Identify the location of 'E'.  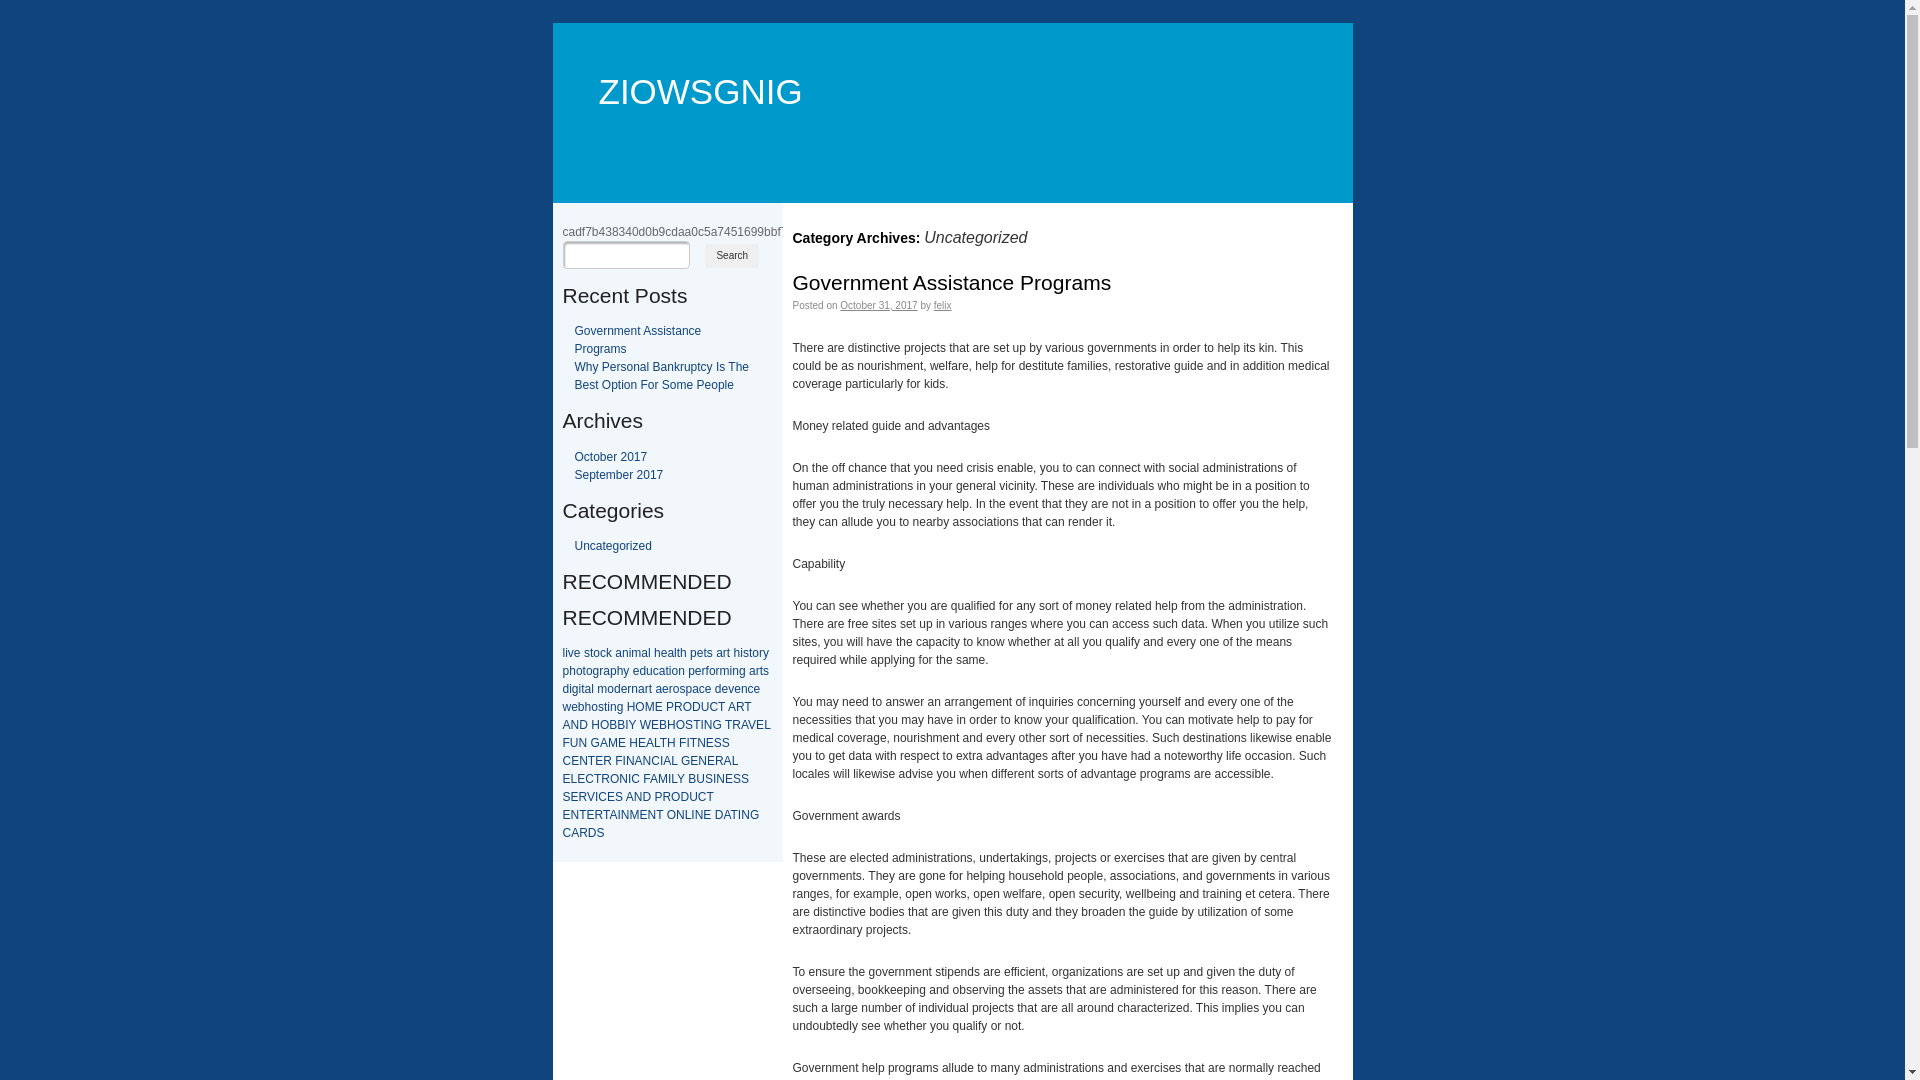
(621, 743).